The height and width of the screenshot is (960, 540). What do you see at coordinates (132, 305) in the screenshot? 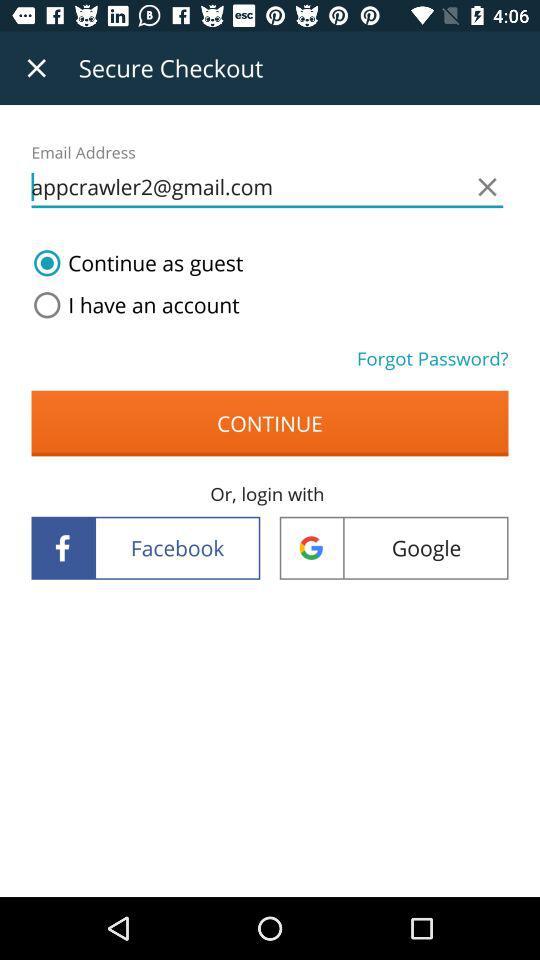
I see `item to the left of the forgot password? item` at bounding box center [132, 305].